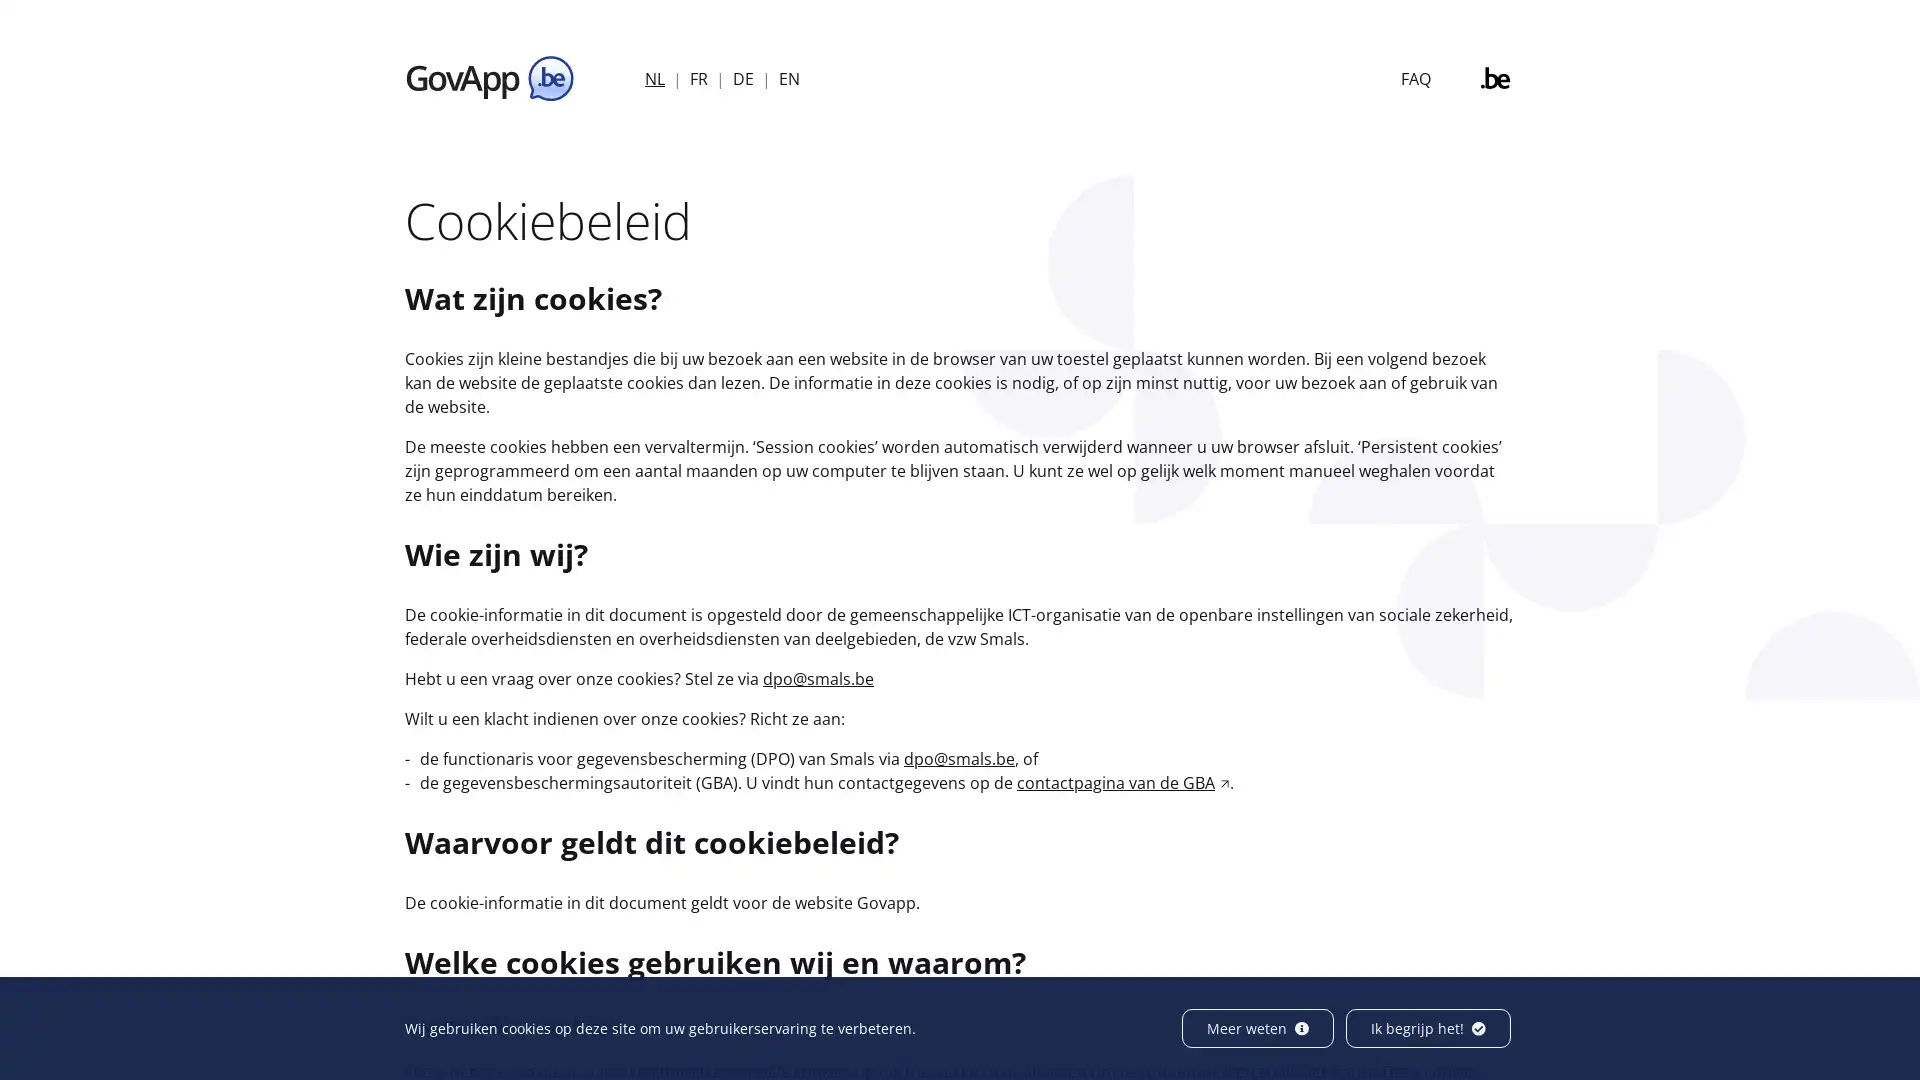 The image size is (1920, 1080). What do you see at coordinates (1427, 1028) in the screenshot?
I see `Ik begrijp het!` at bounding box center [1427, 1028].